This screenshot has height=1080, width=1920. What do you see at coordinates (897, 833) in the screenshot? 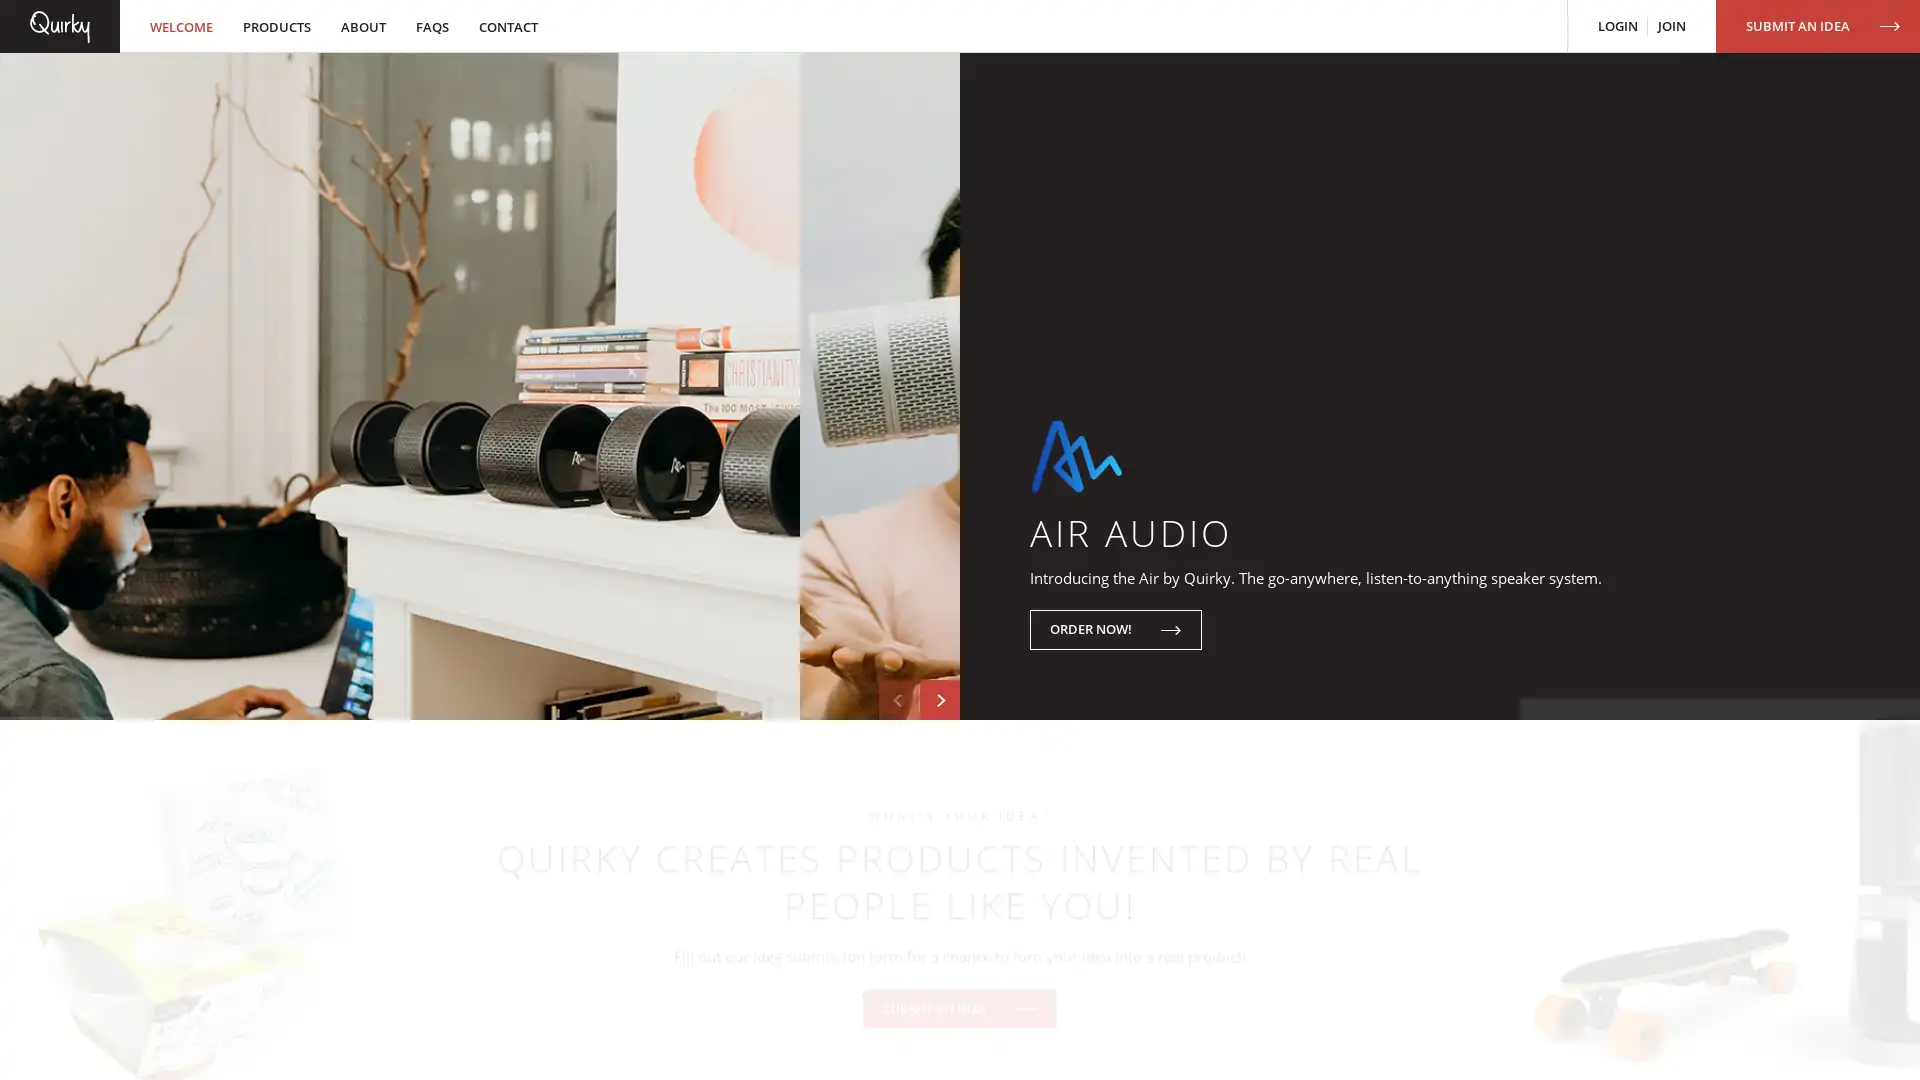
I see `Previous` at bounding box center [897, 833].